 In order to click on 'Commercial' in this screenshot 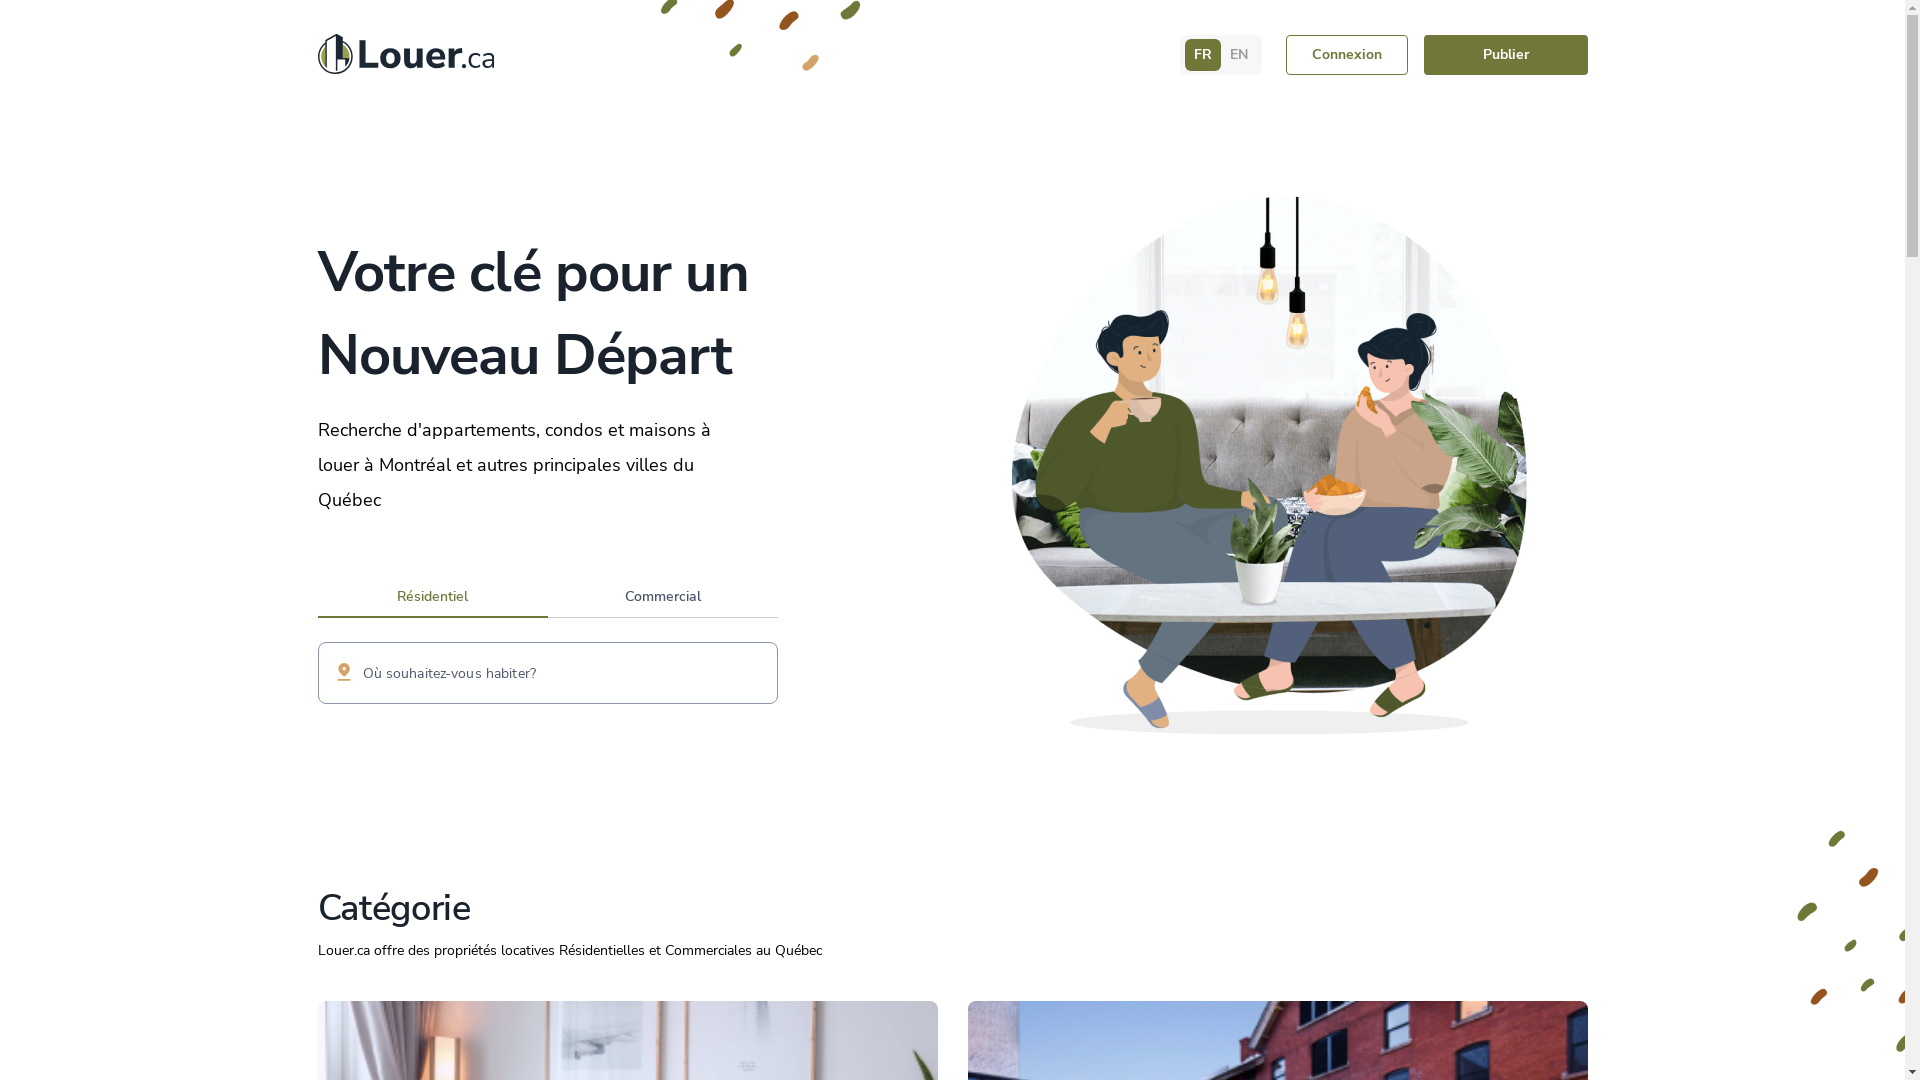, I will do `click(662, 599)`.